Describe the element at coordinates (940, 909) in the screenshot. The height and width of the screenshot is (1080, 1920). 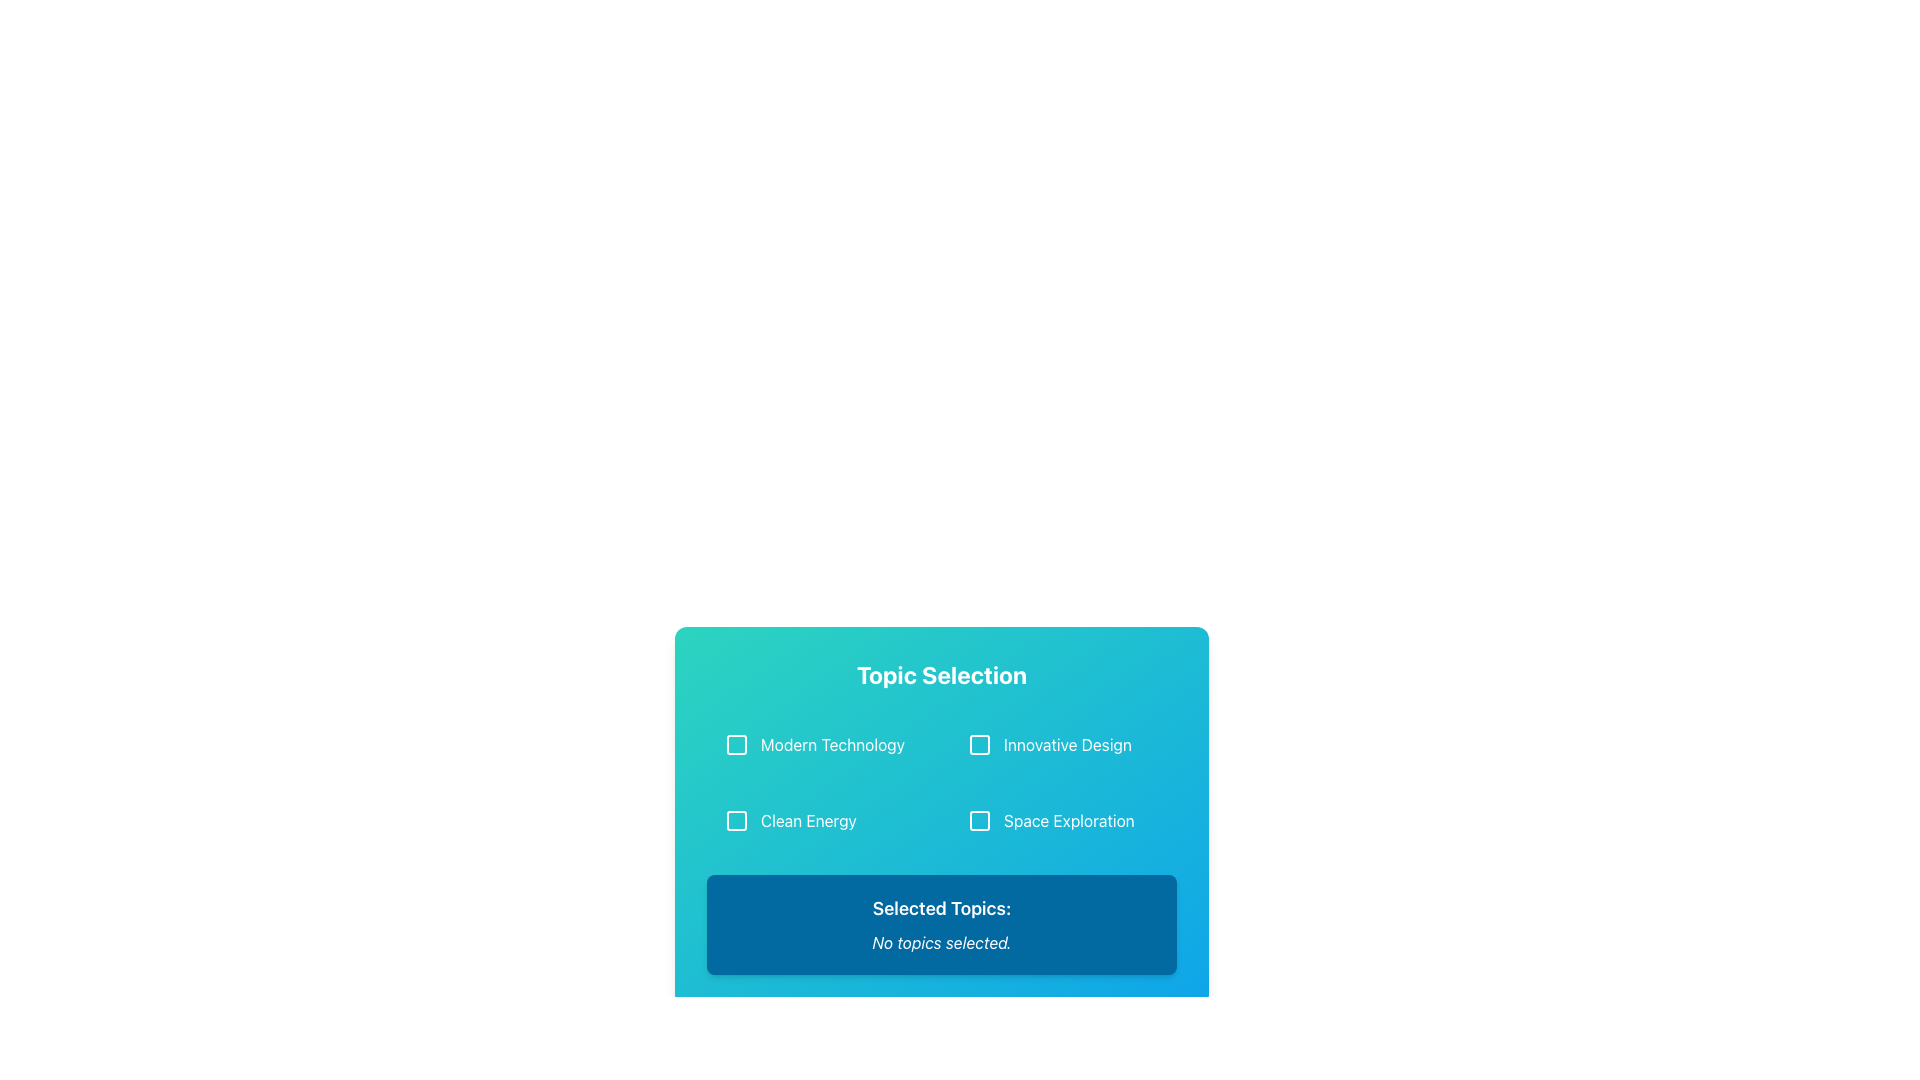
I see `the text label displaying 'Selected Topics:' which is prominently styled in bold on a dark blue background` at that location.